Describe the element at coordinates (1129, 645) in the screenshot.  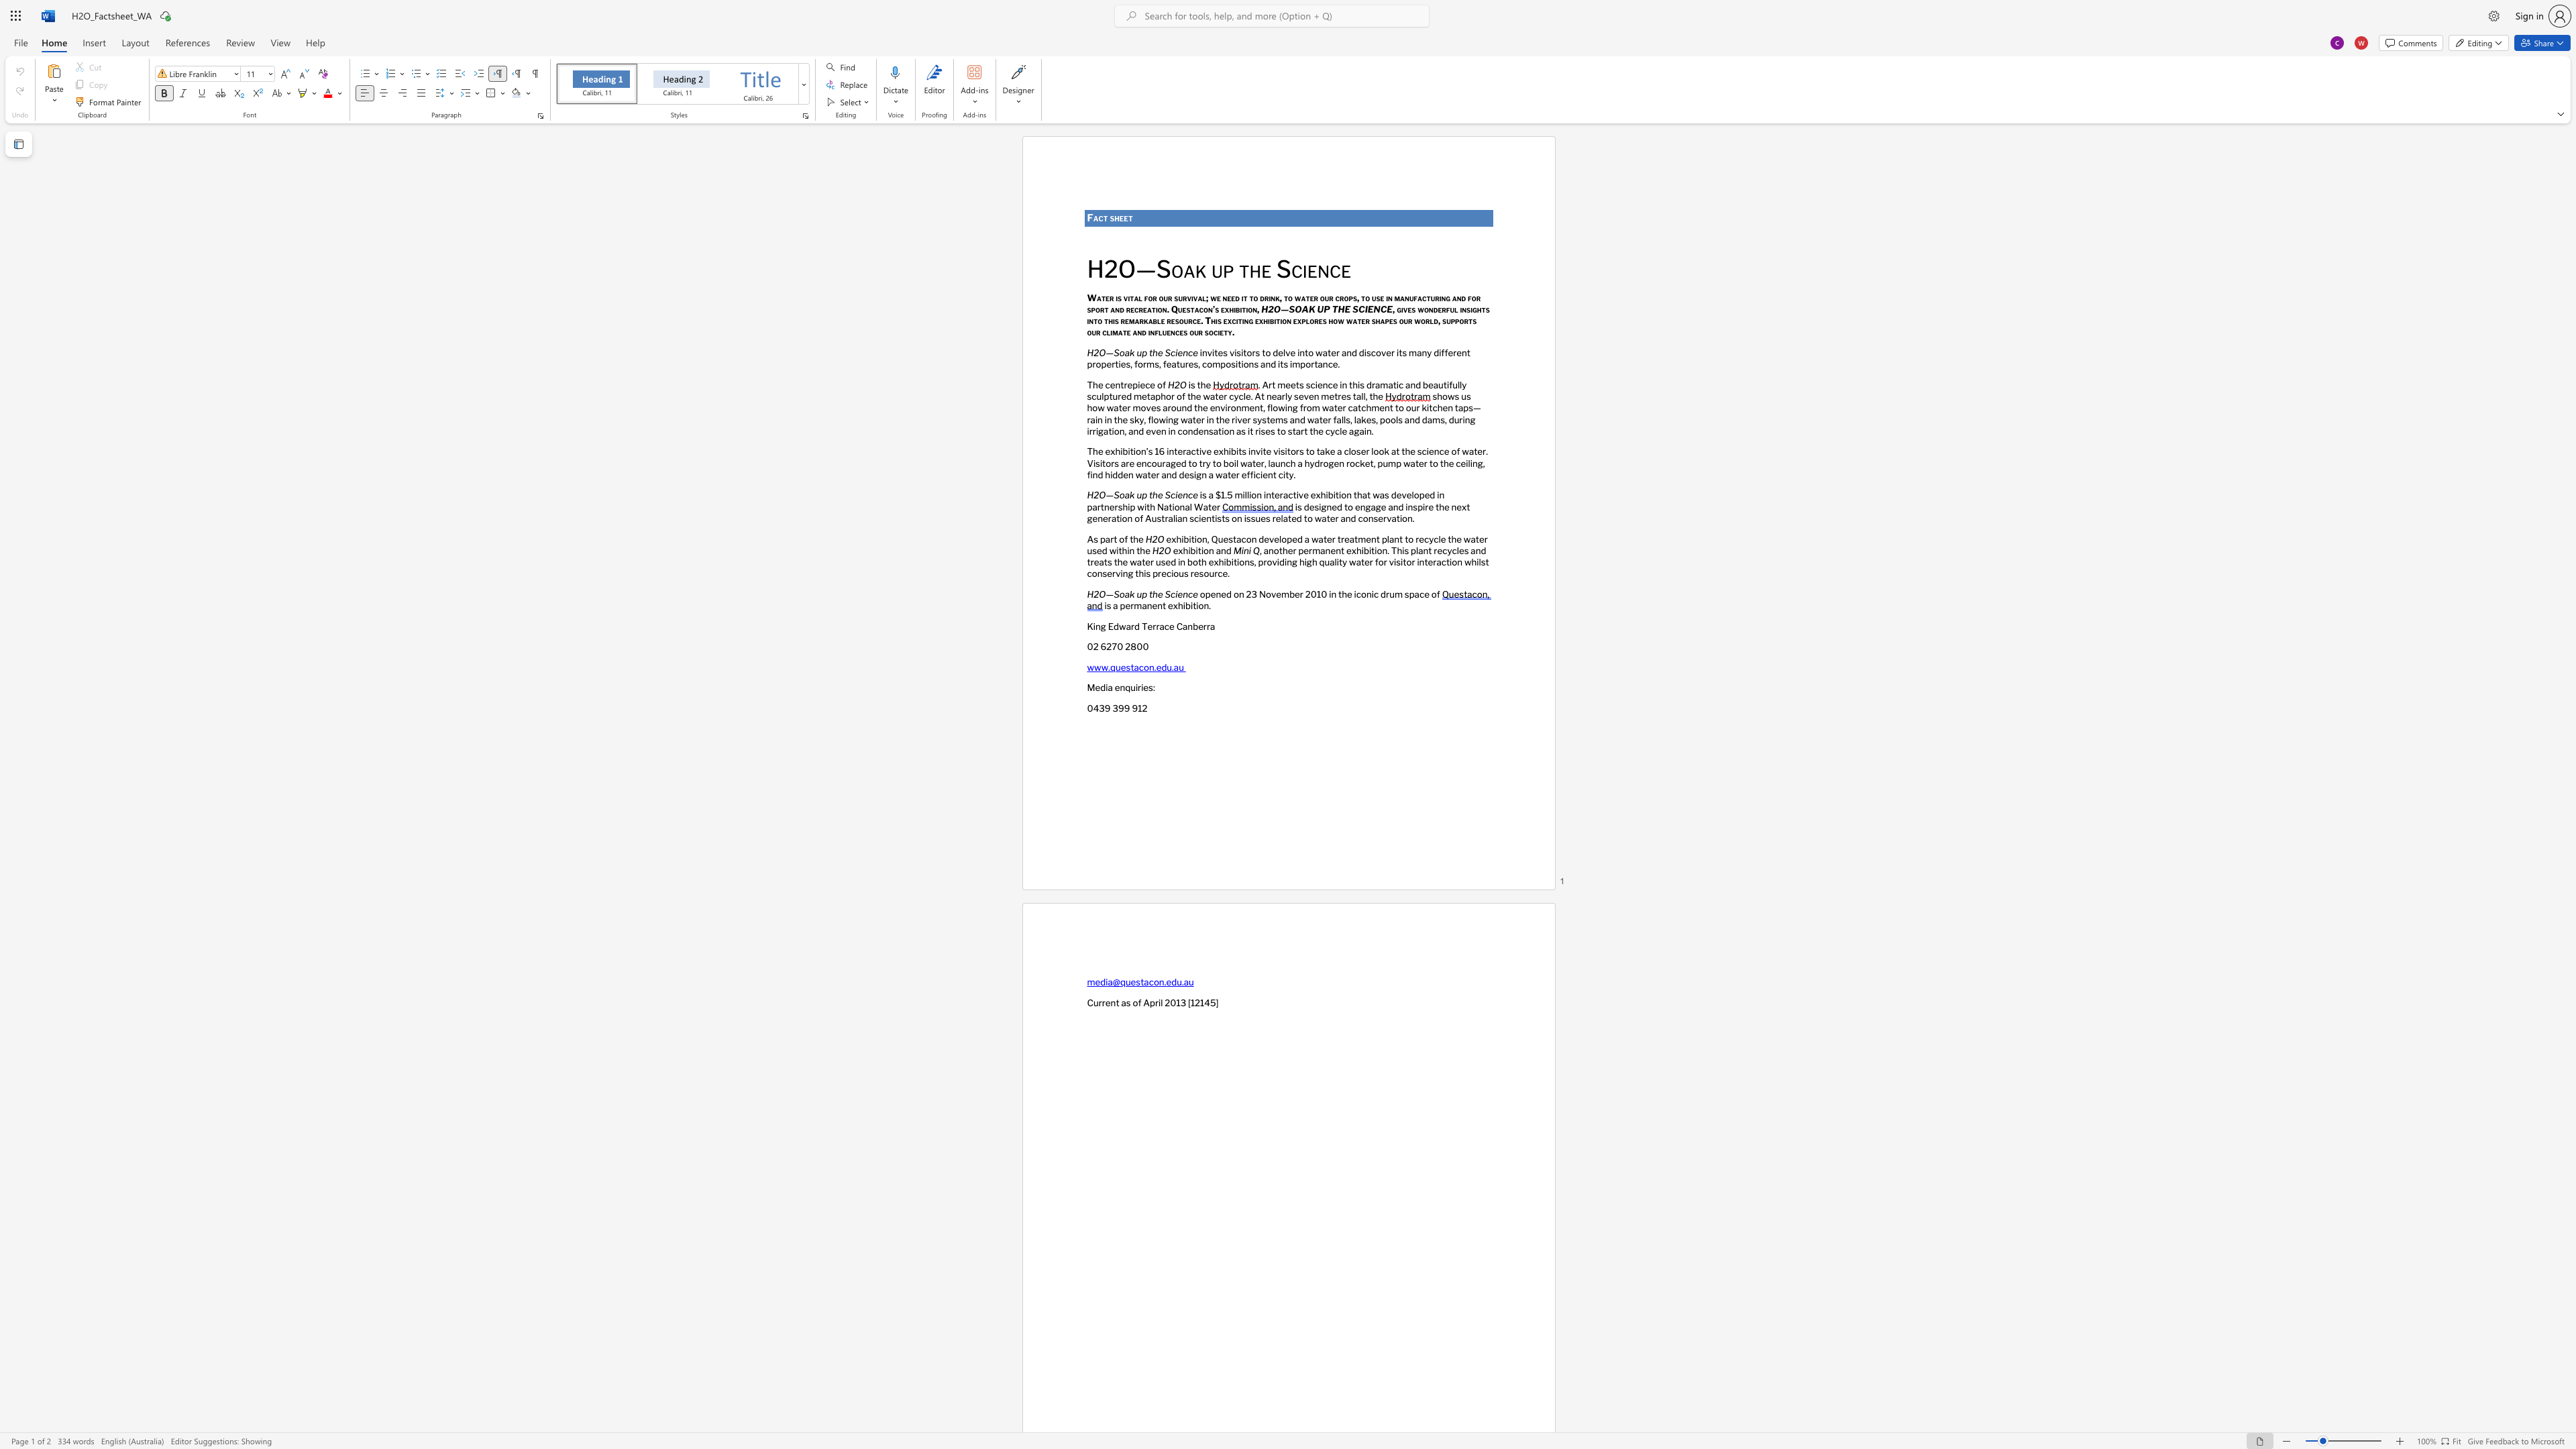
I see `the subset text "80" within the text "02 6270 2800"` at that location.